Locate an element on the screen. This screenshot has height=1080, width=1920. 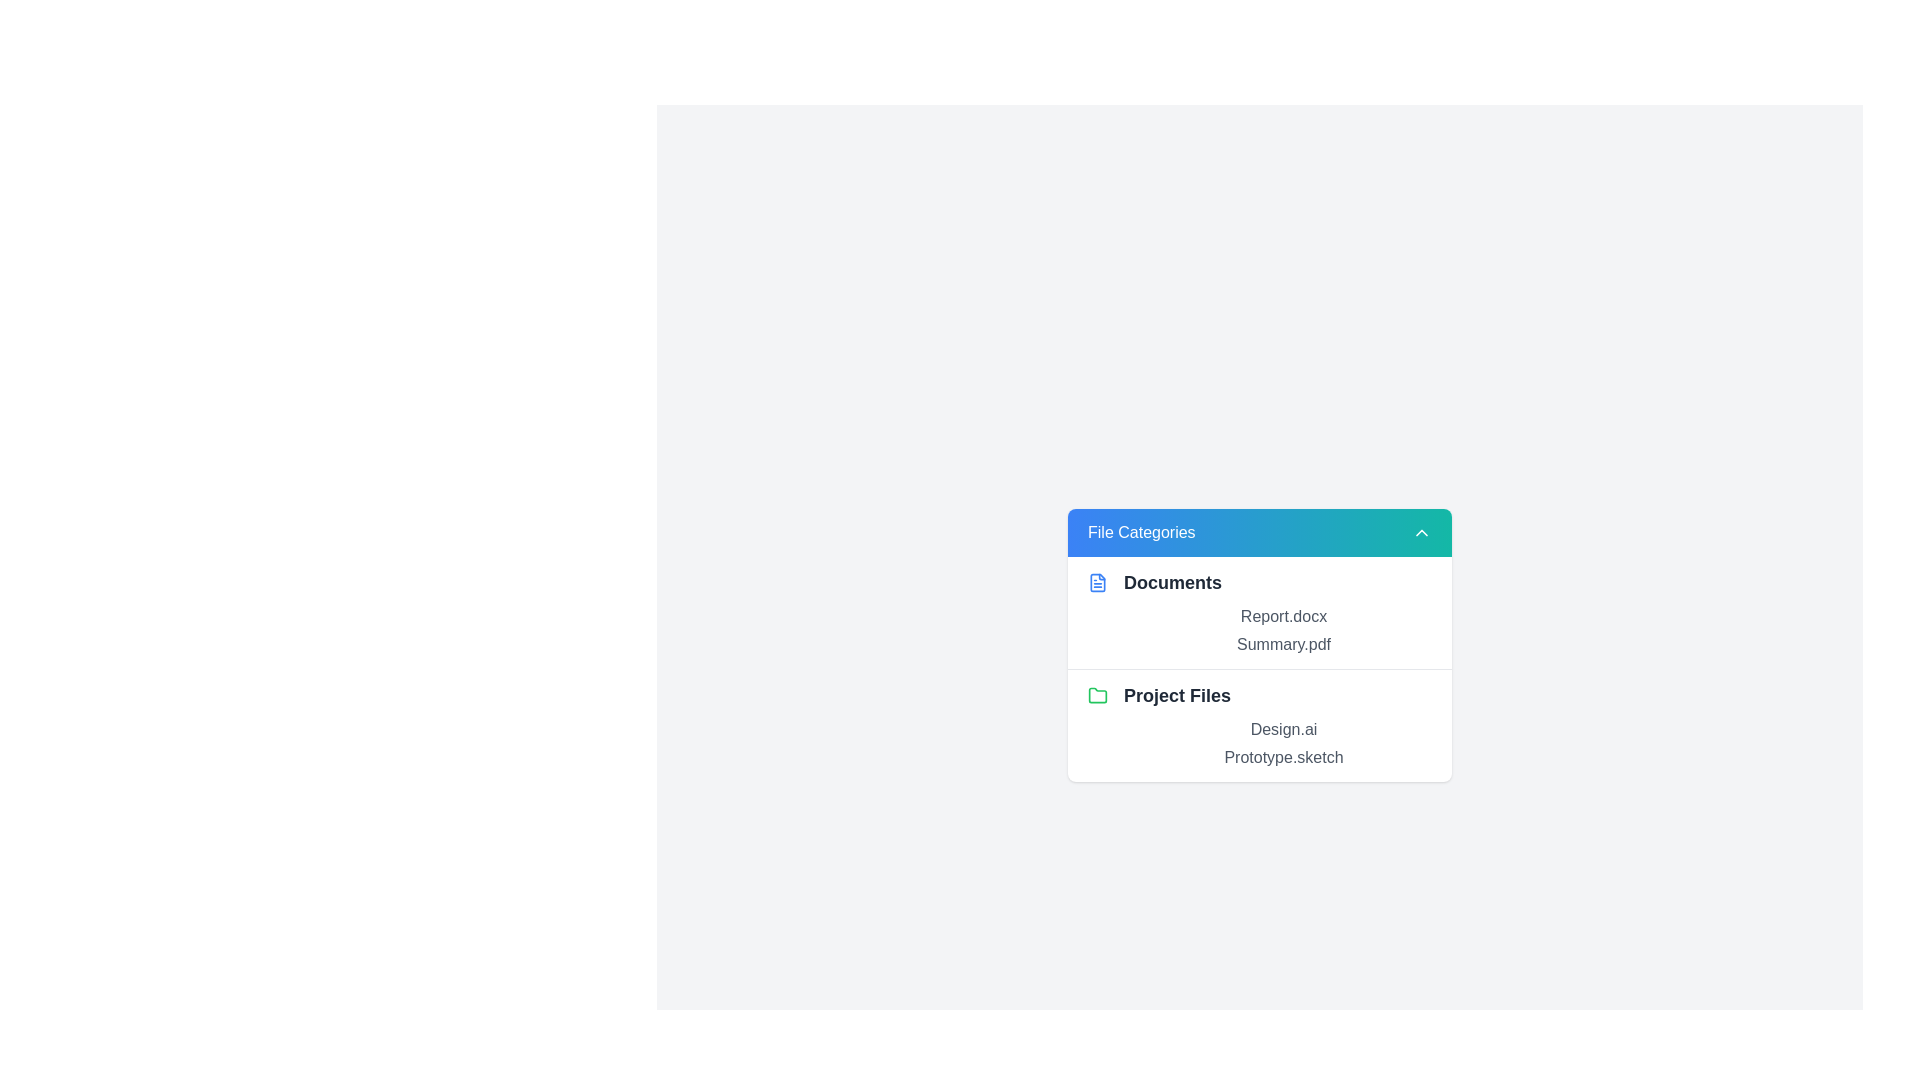
the 'File Categories' section of the Categorization panel is located at coordinates (1258, 644).